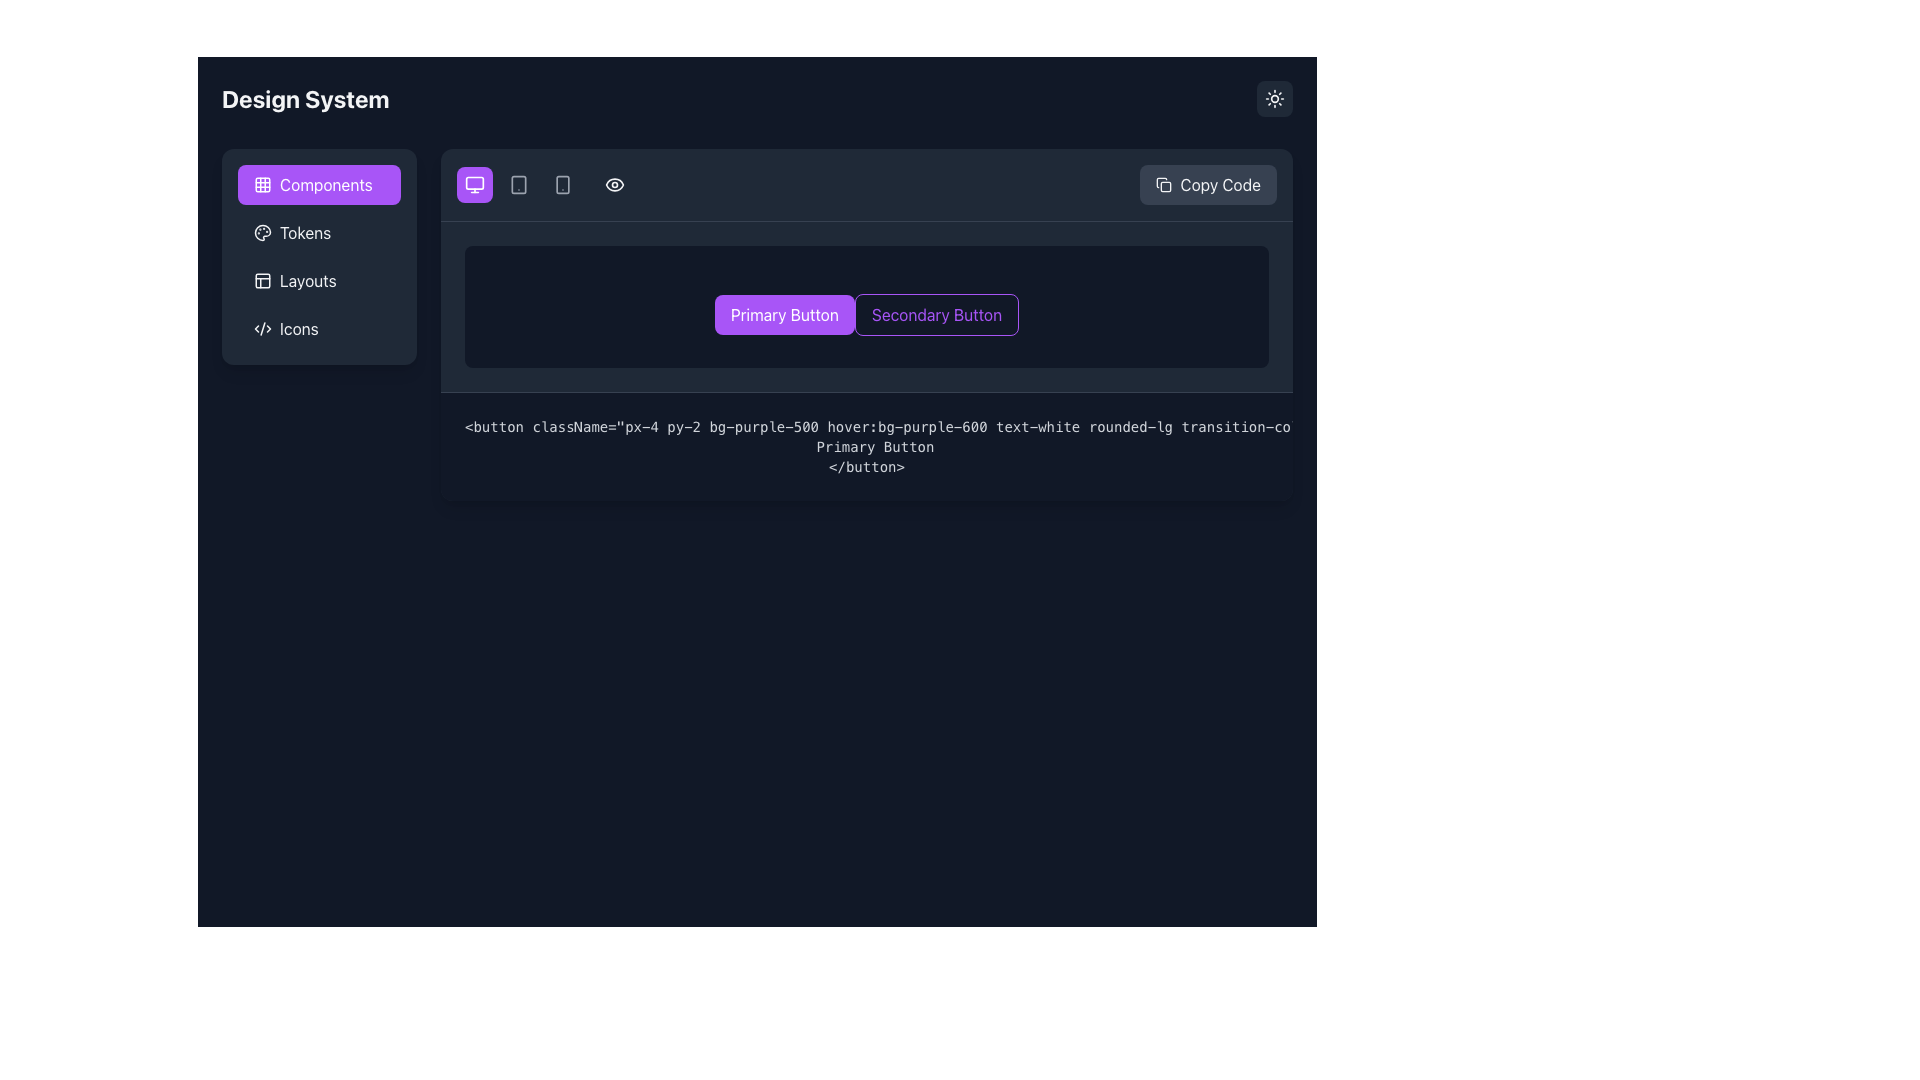 Image resolution: width=1920 pixels, height=1080 pixels. I want to click on the third menu item labeled 'Layouts' in the vertical menu under 'Design System', so click(318, 256).